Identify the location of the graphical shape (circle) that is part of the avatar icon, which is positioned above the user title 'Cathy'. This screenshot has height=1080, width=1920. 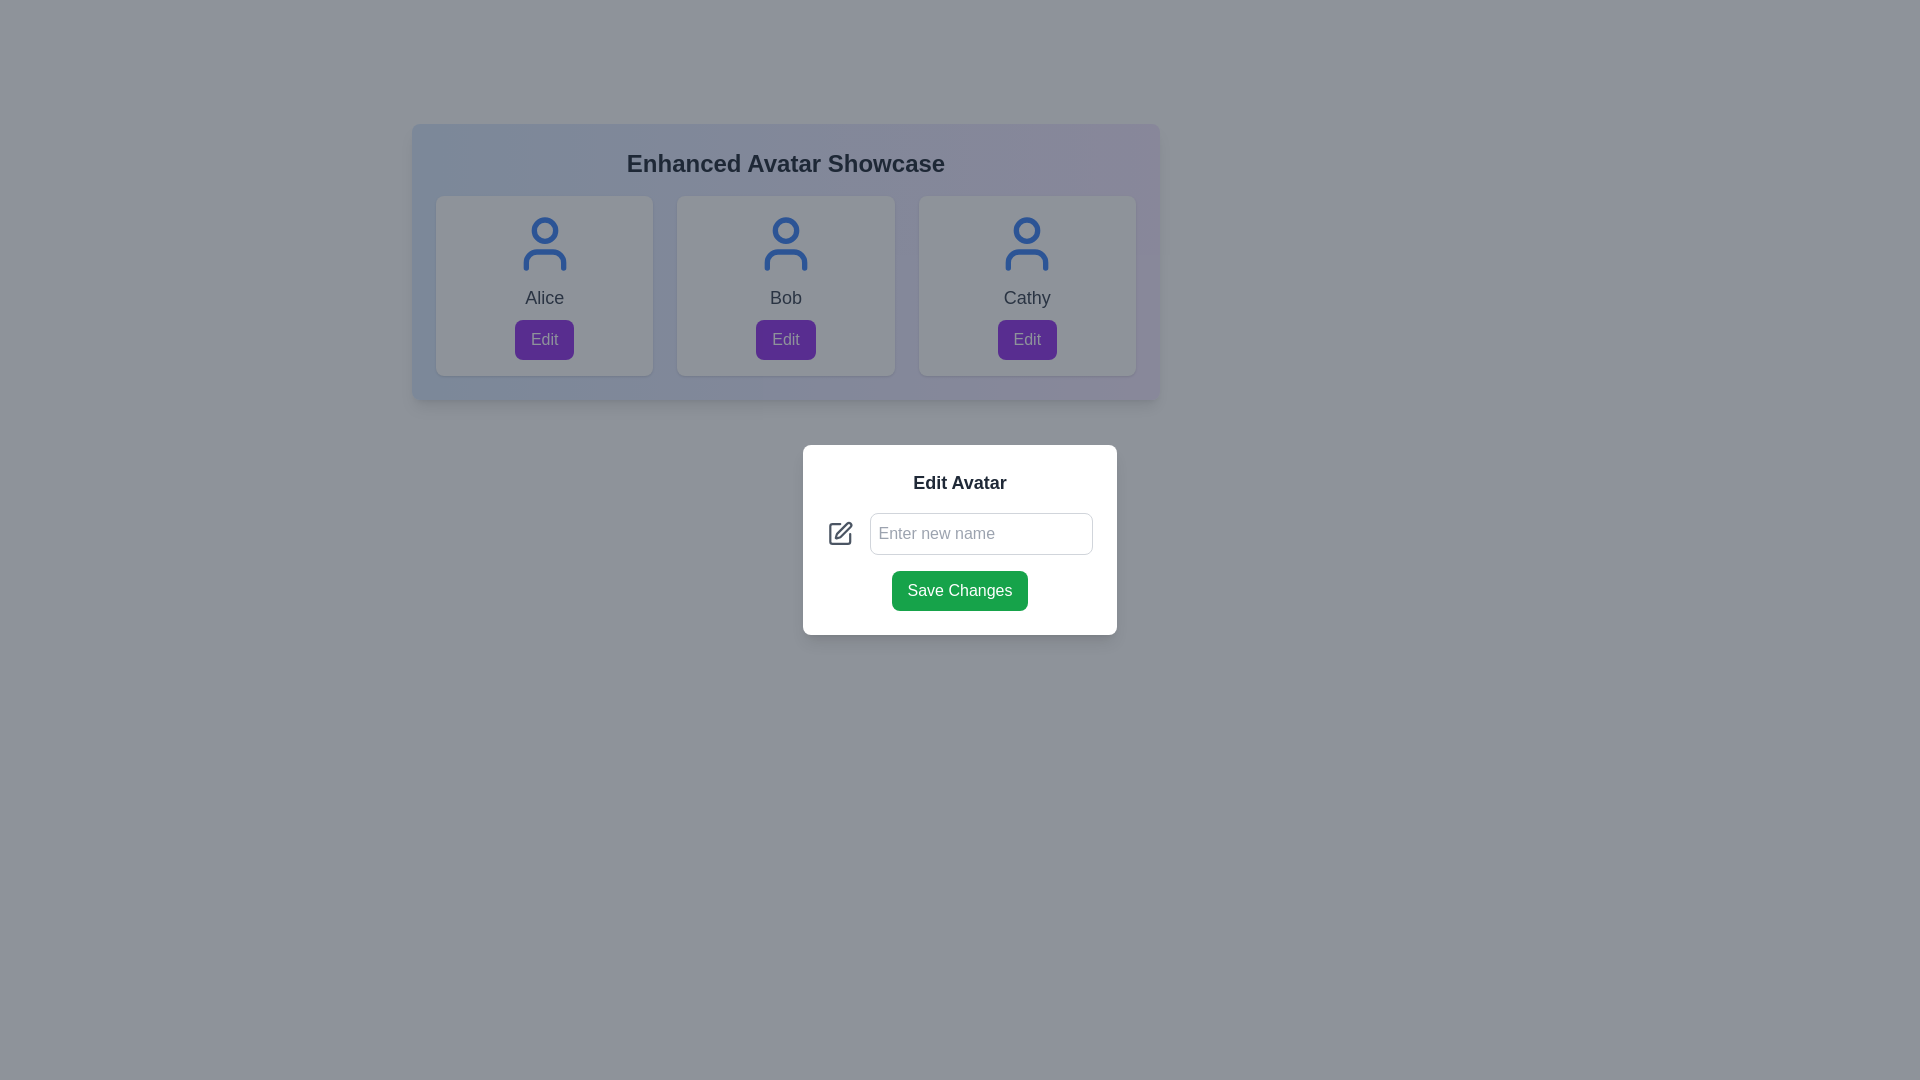
(1027, 229).